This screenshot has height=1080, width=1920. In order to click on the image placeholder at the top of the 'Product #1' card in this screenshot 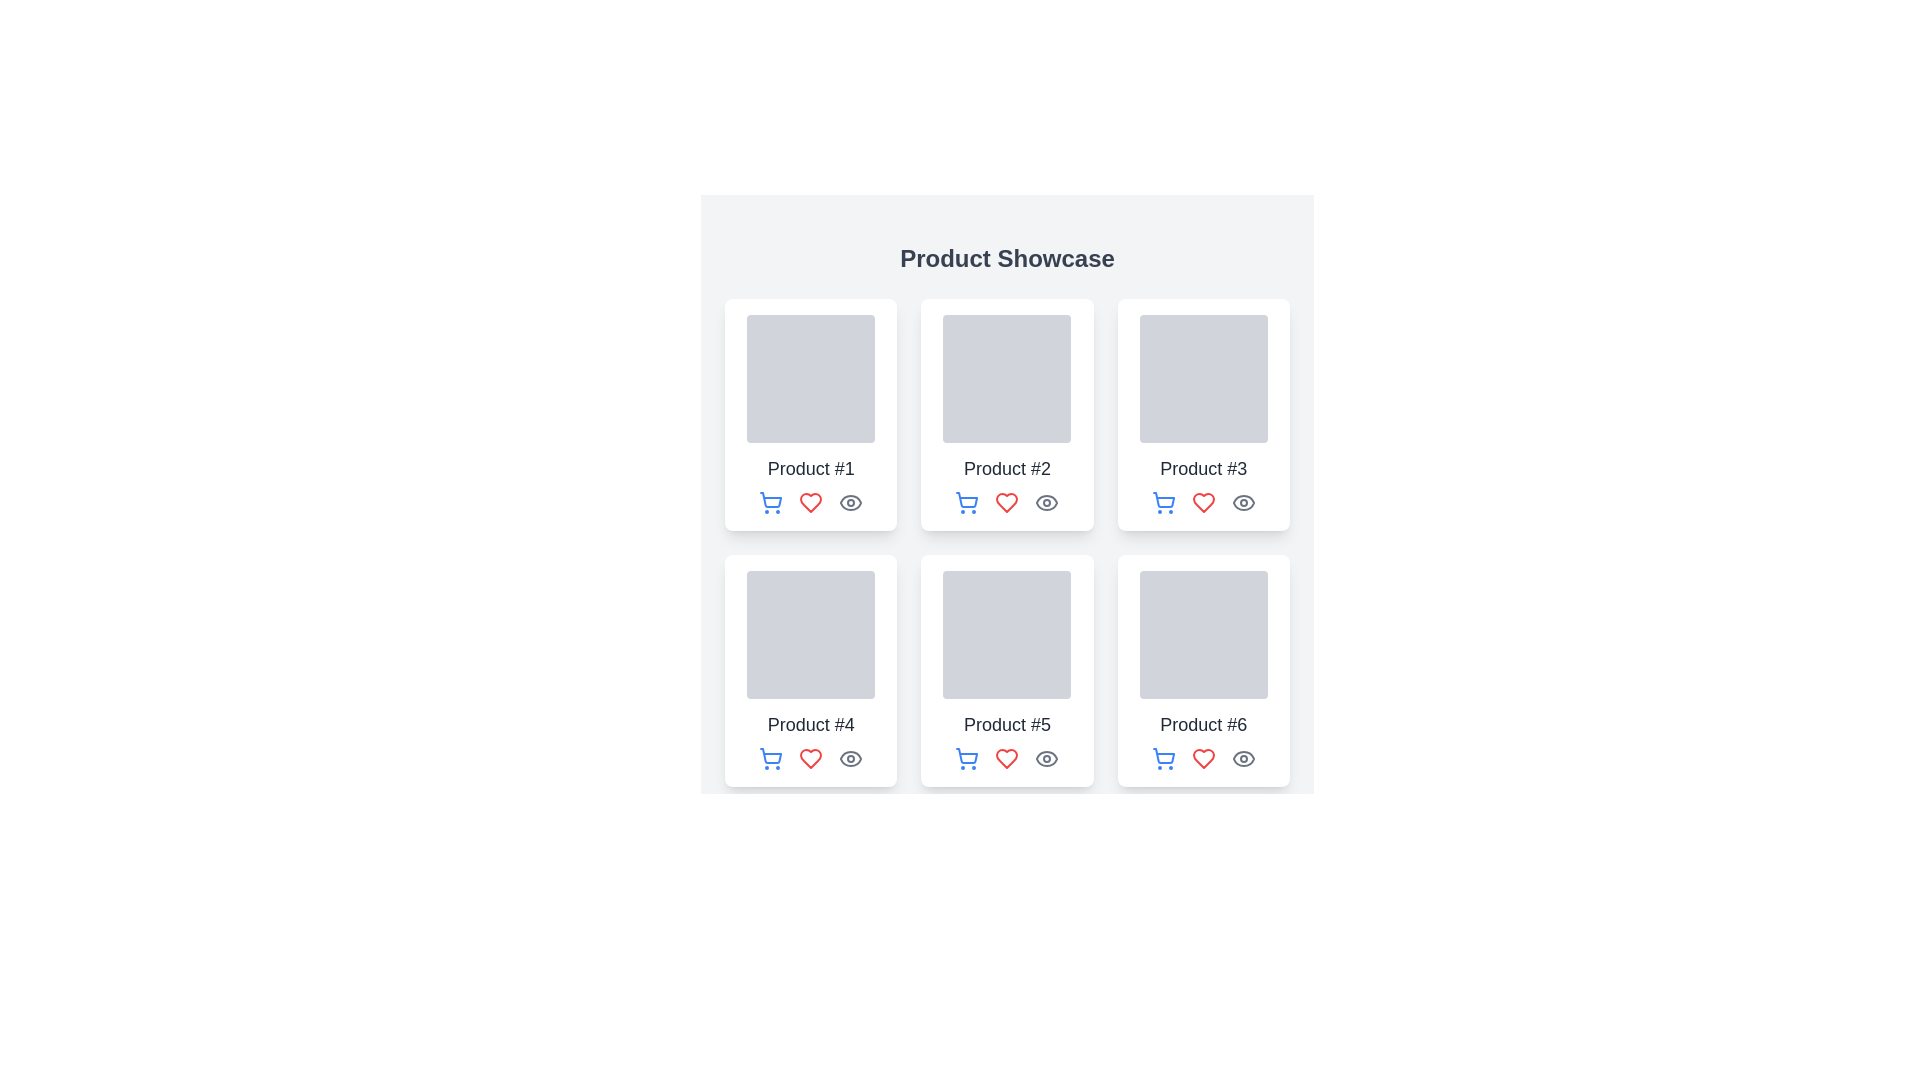, I will do `click(811, 378)`.